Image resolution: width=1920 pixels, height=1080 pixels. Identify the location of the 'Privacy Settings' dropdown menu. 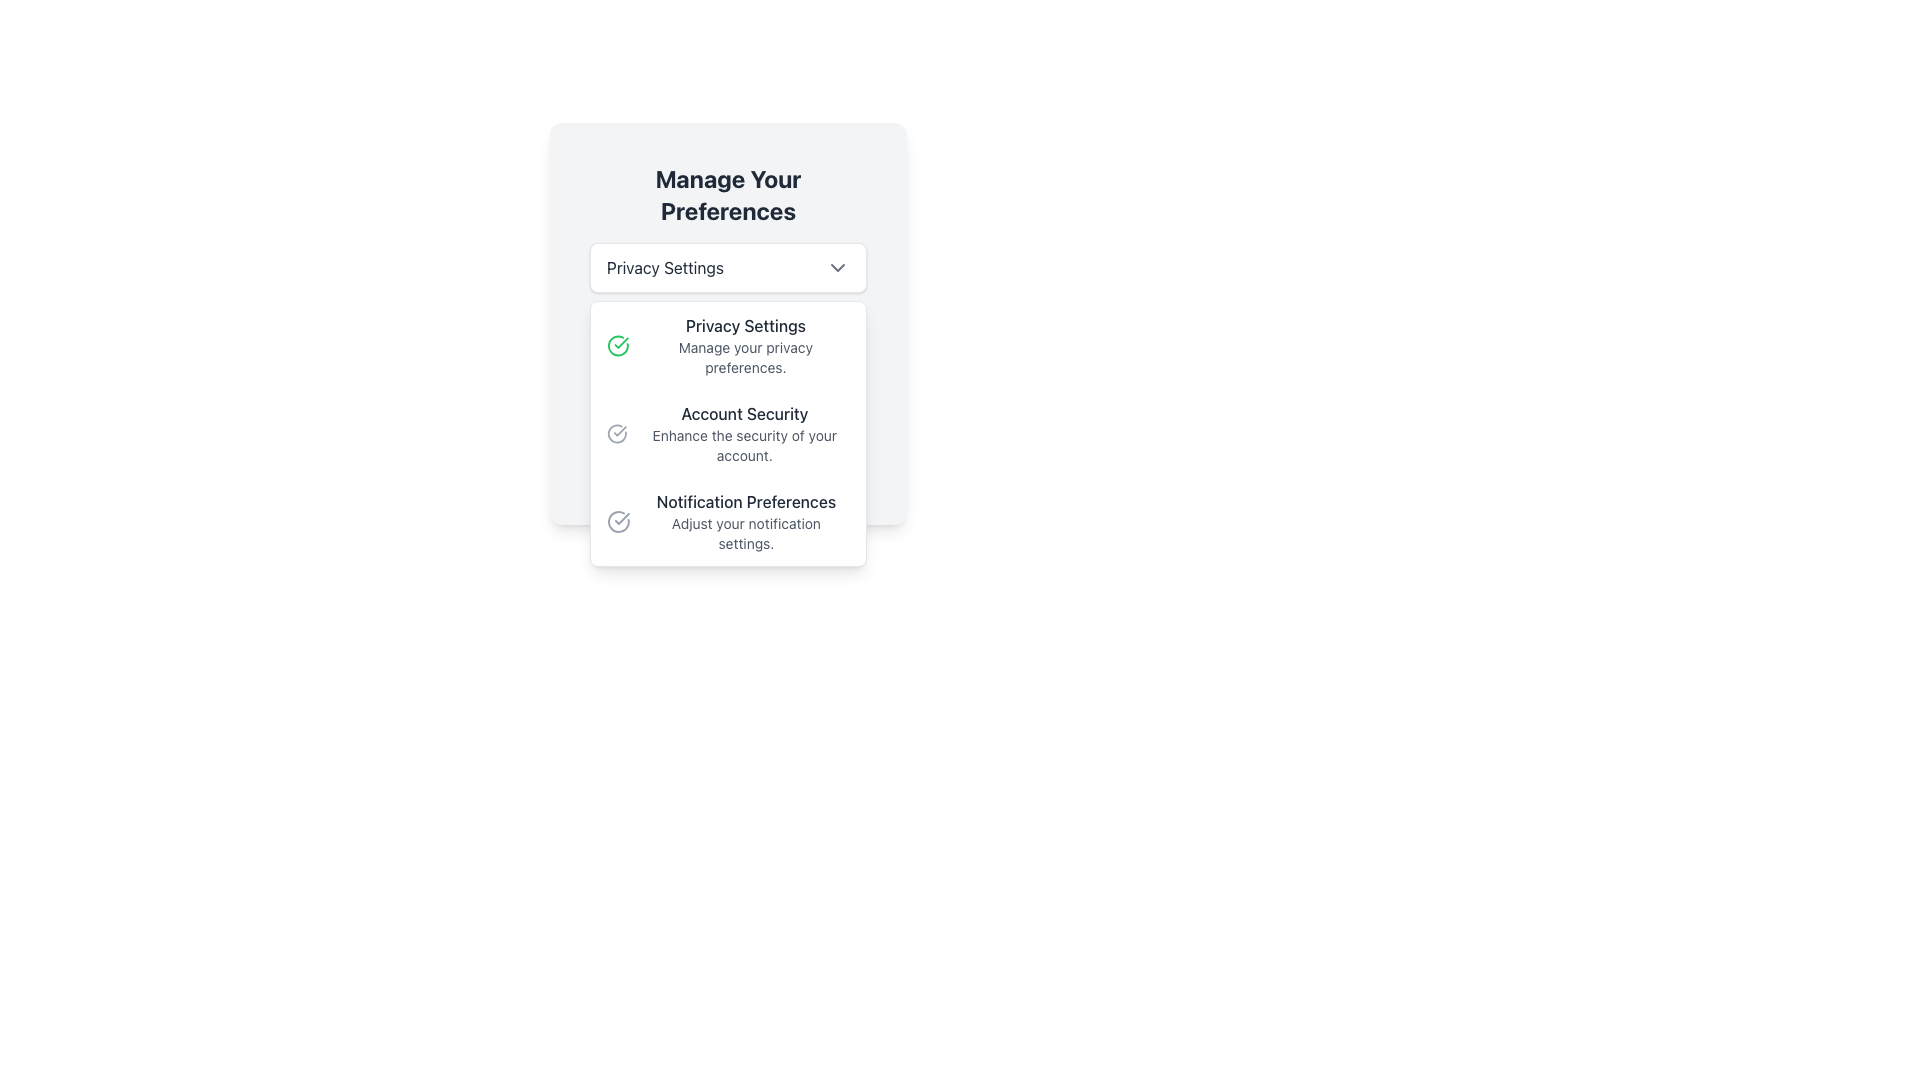
(727, 266).